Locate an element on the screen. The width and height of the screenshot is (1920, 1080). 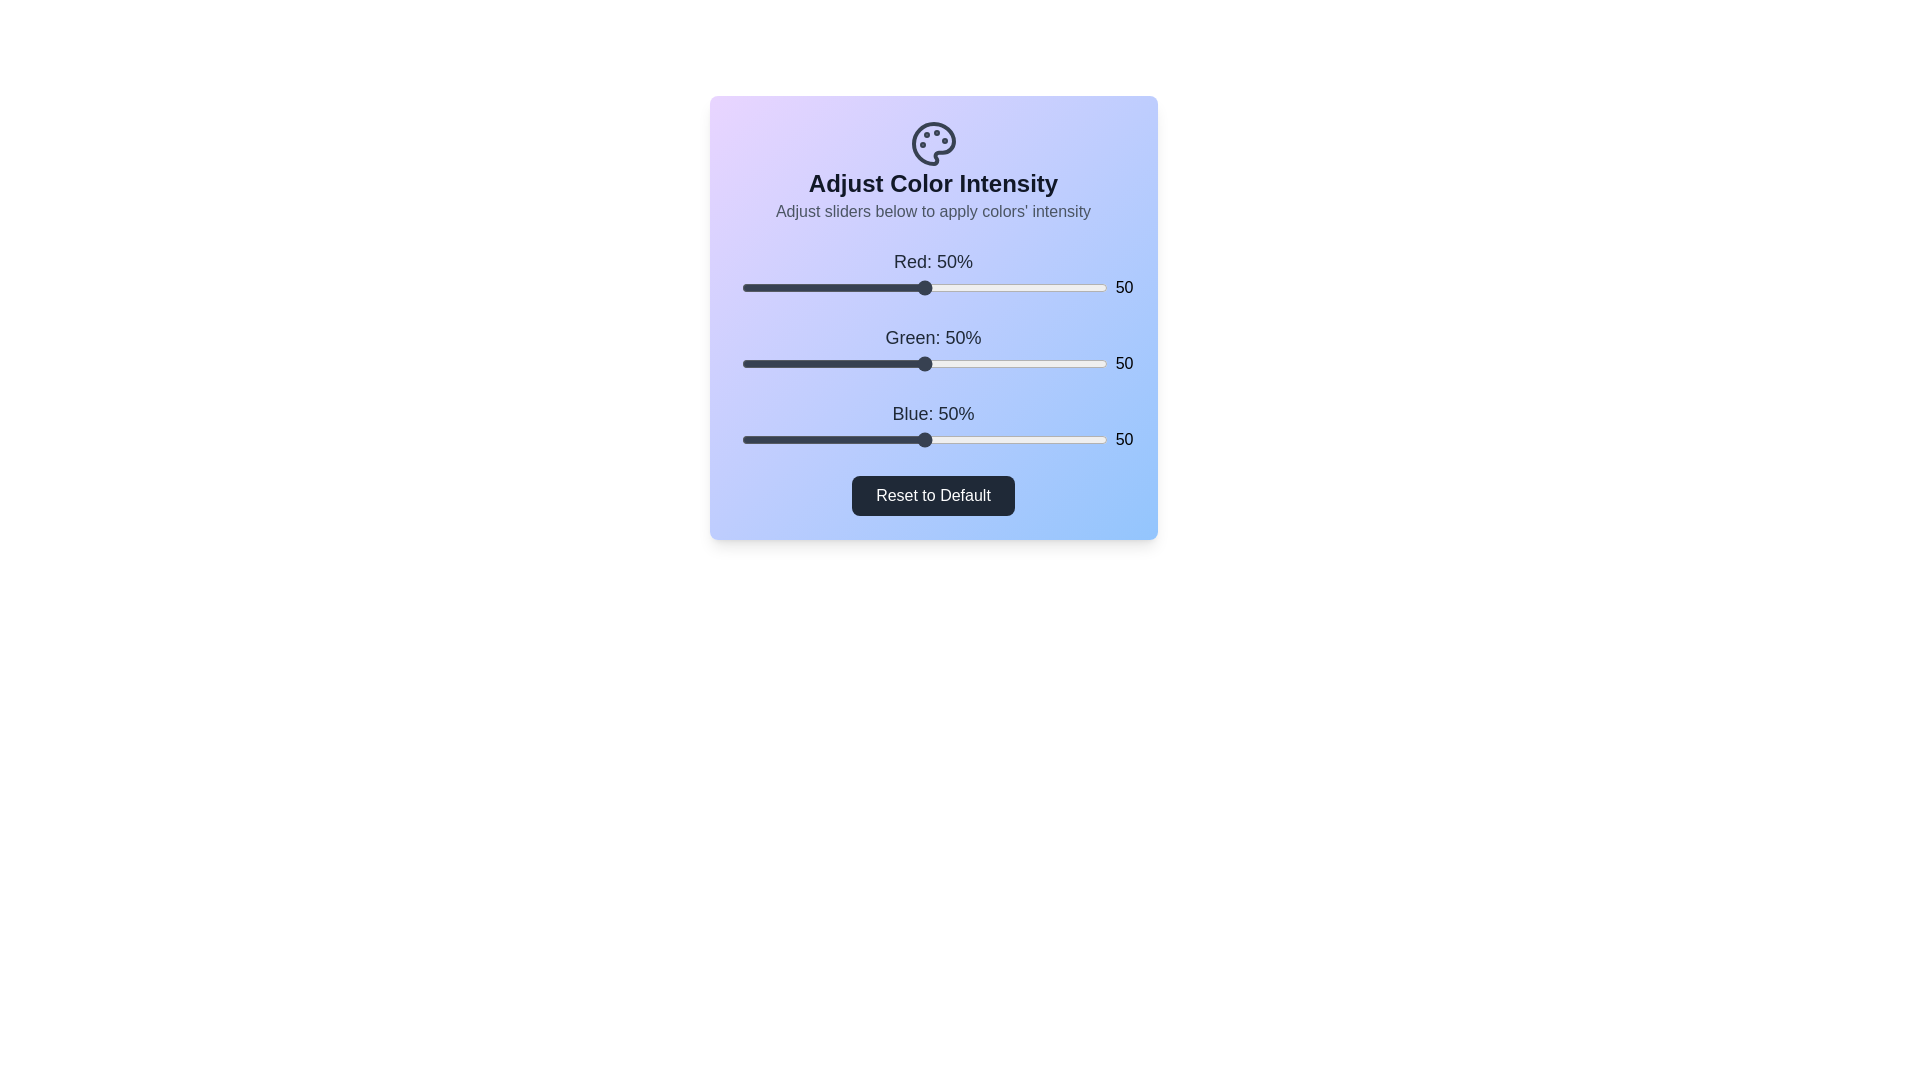
the 1 slider to 32% is located at coordinates (858, 363).